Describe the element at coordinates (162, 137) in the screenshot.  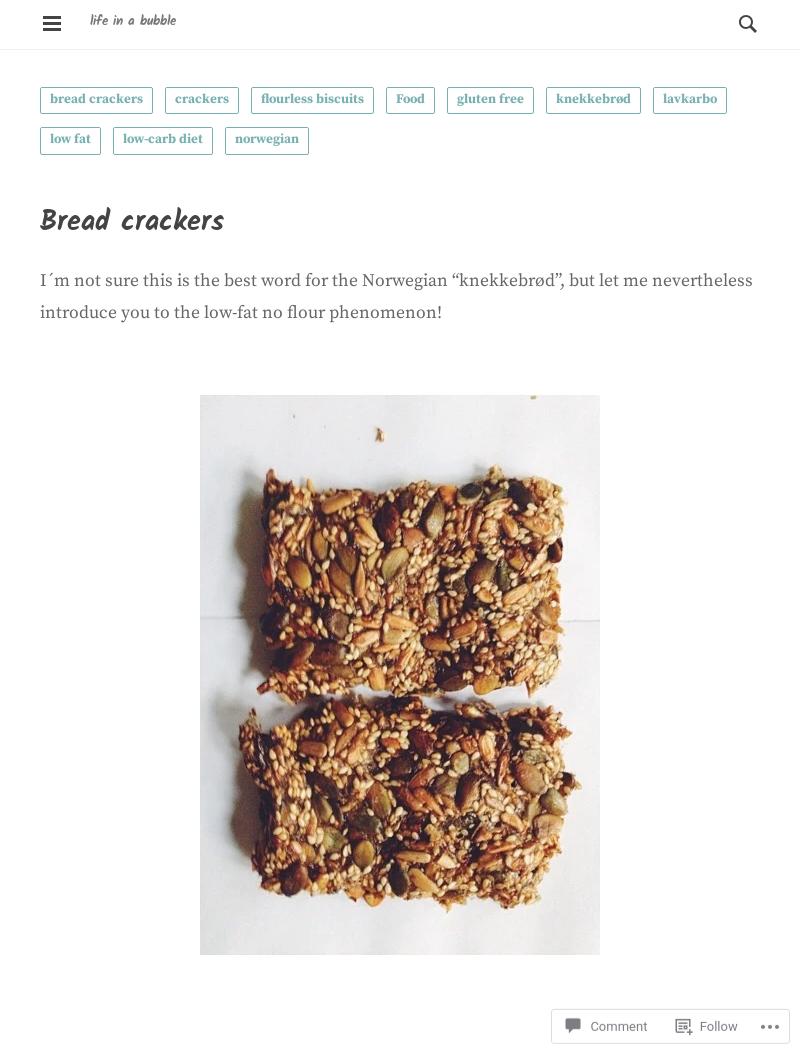
I see `'low-carb diet'` at that location.